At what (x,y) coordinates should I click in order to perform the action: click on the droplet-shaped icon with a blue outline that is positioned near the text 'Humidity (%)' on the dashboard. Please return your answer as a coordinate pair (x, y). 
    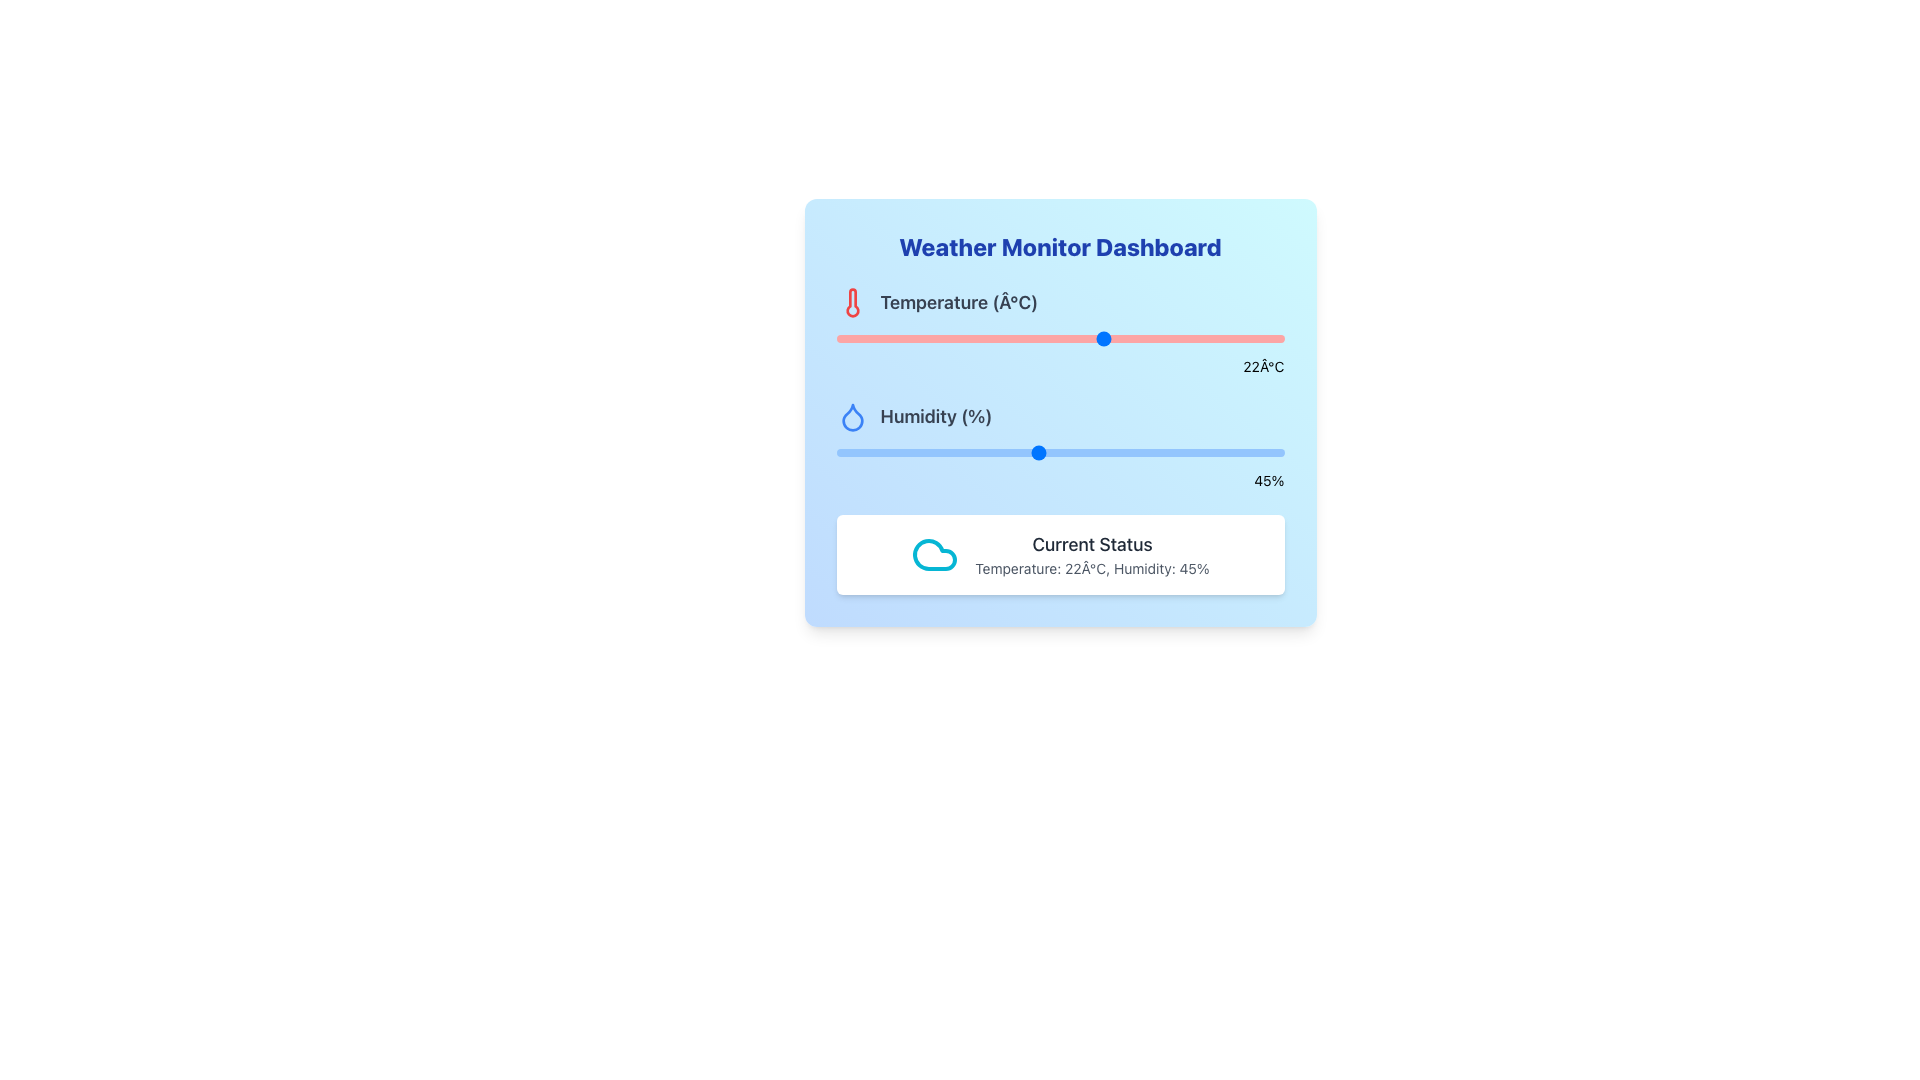
    Looking at the image, I should click on (852, 415).